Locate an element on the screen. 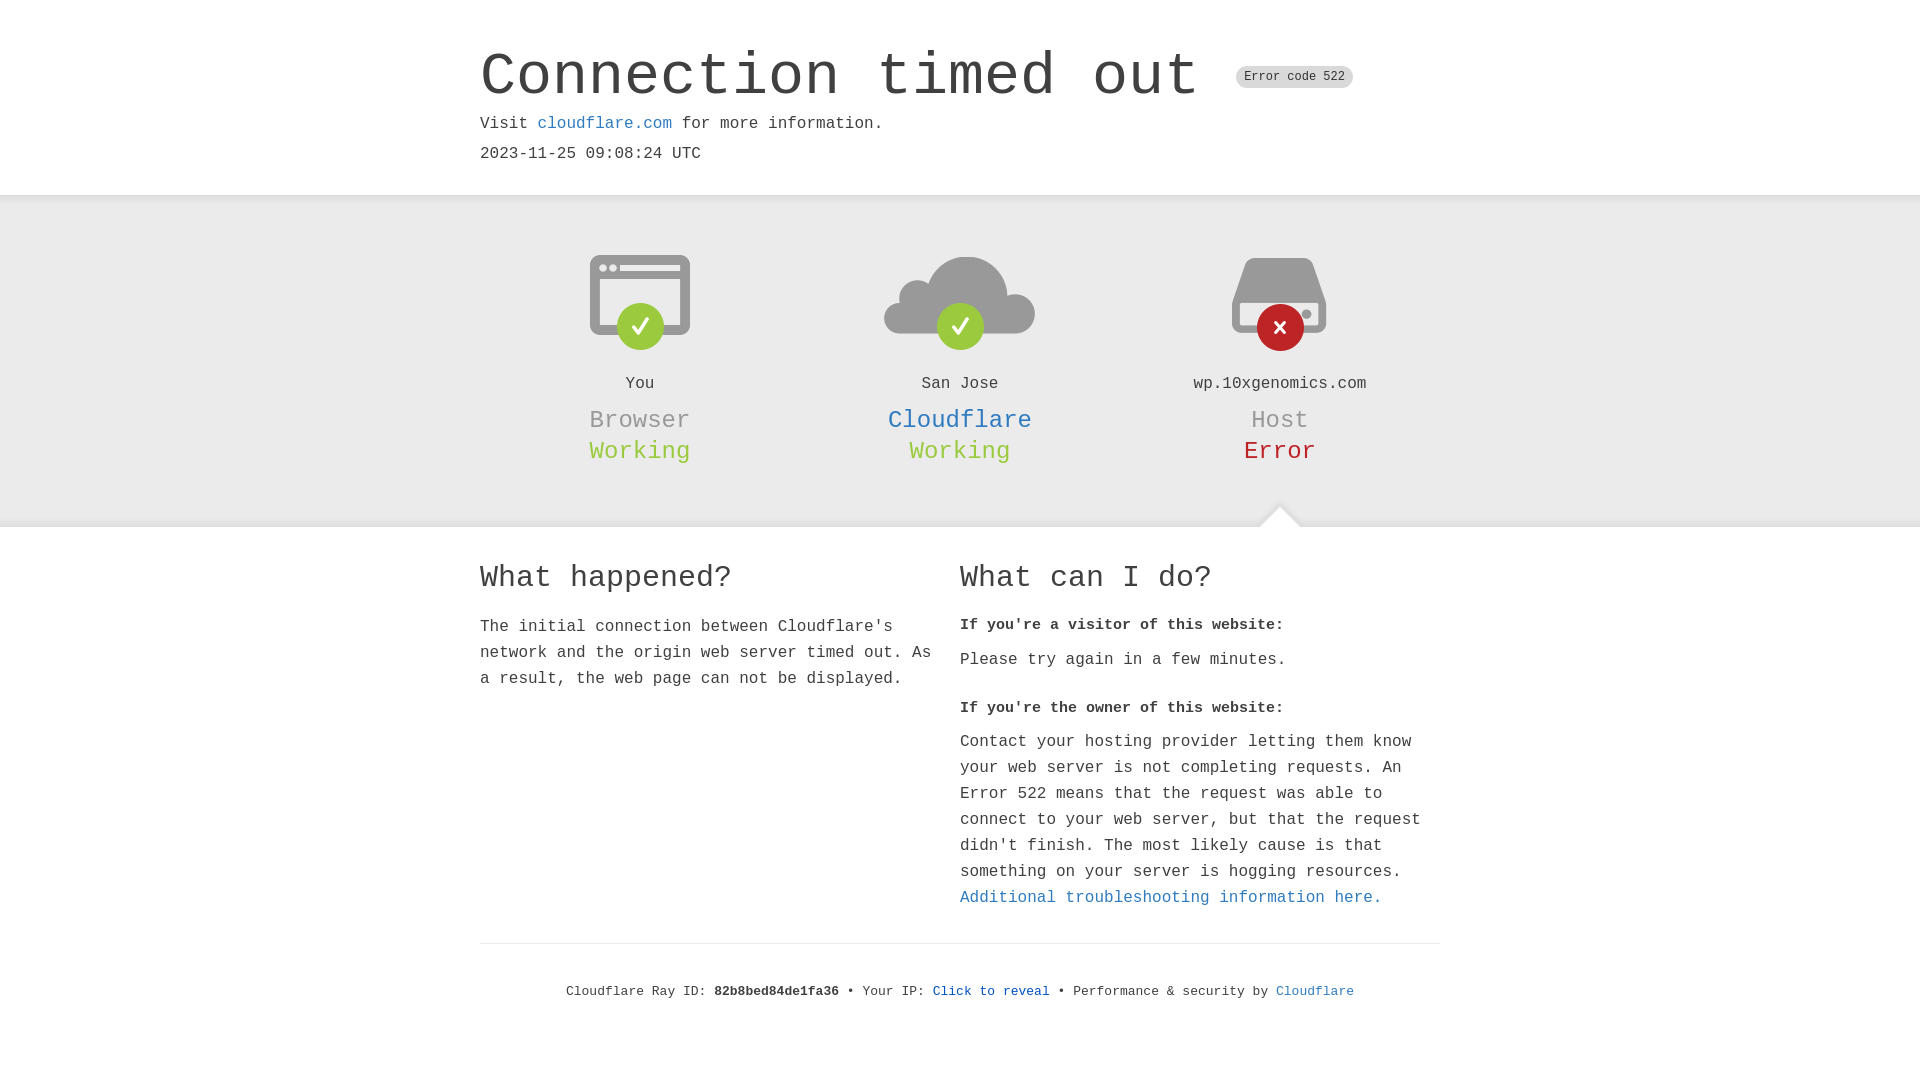  'Click to reveal' is located at coordinates (991, 991).